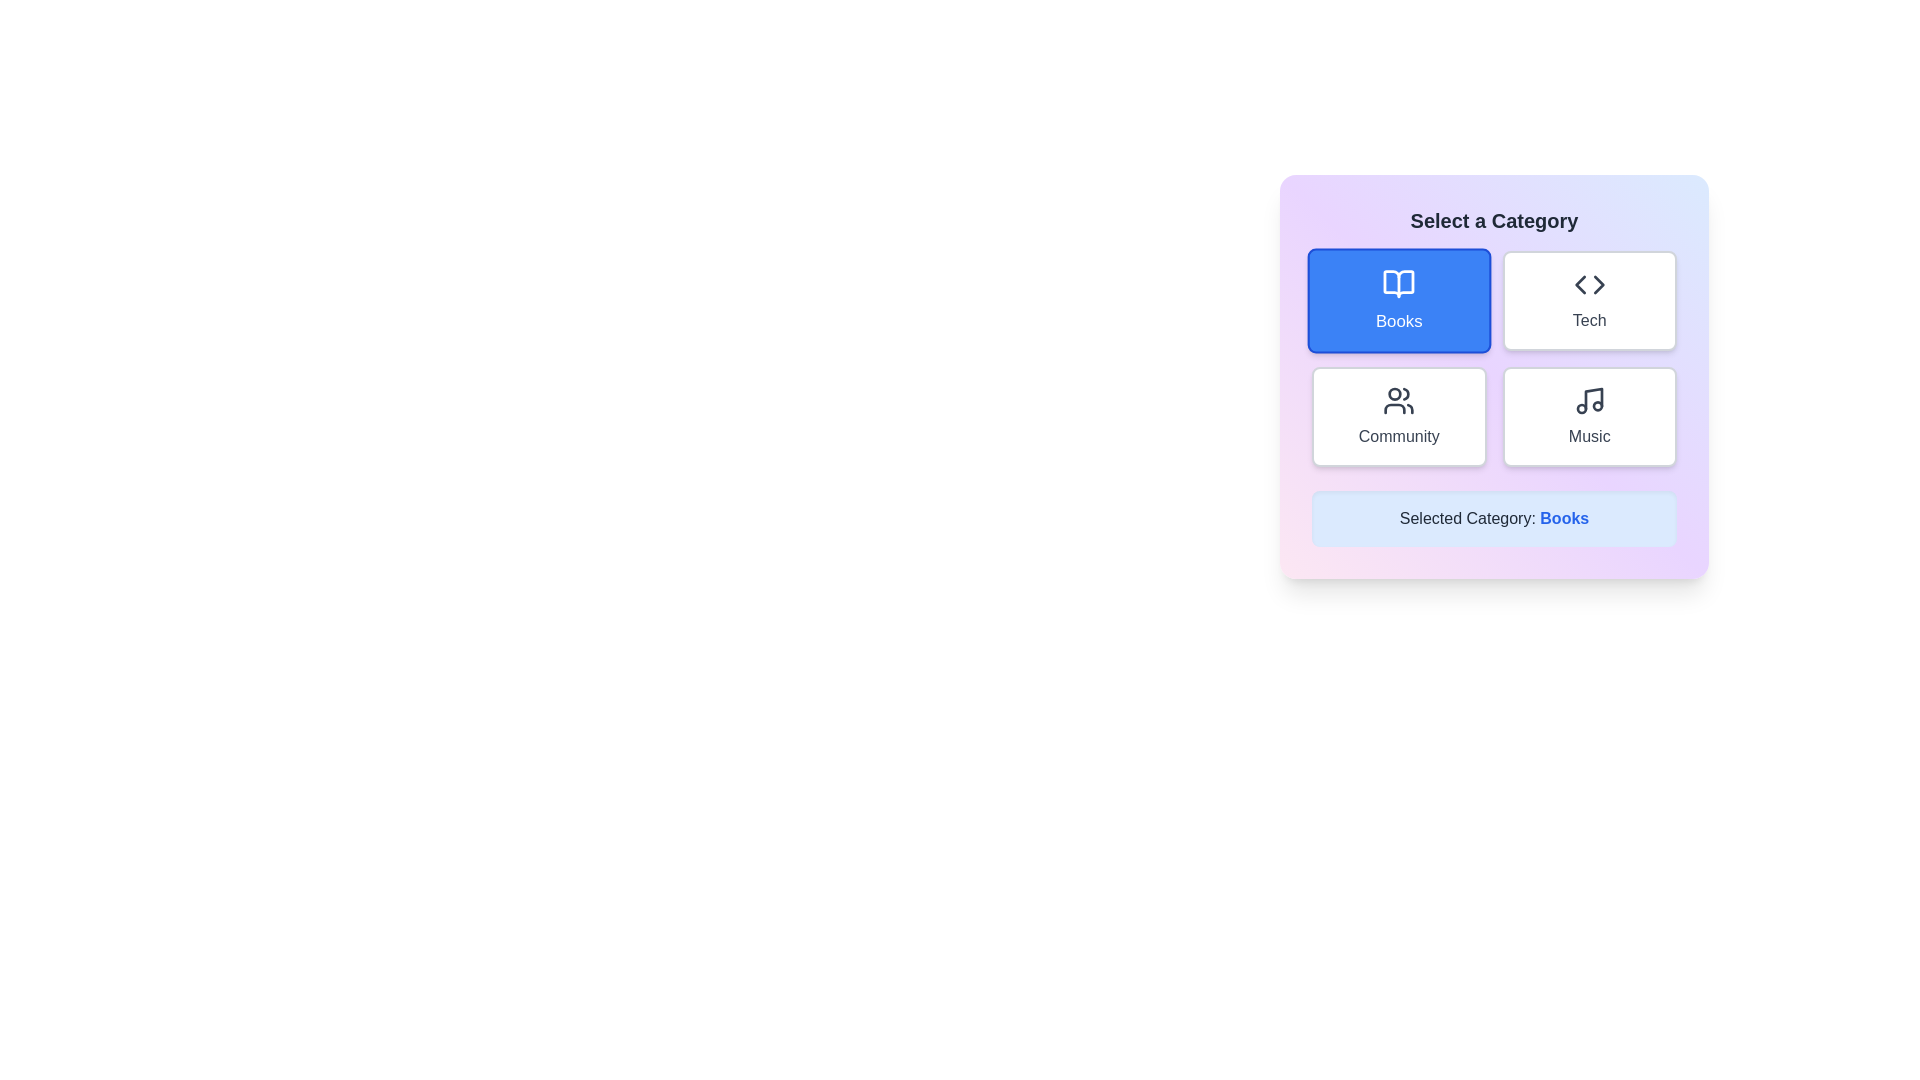 This screenshot has width=1920, height=1080. I want to click on the category button for Community, so click(1398, 415).